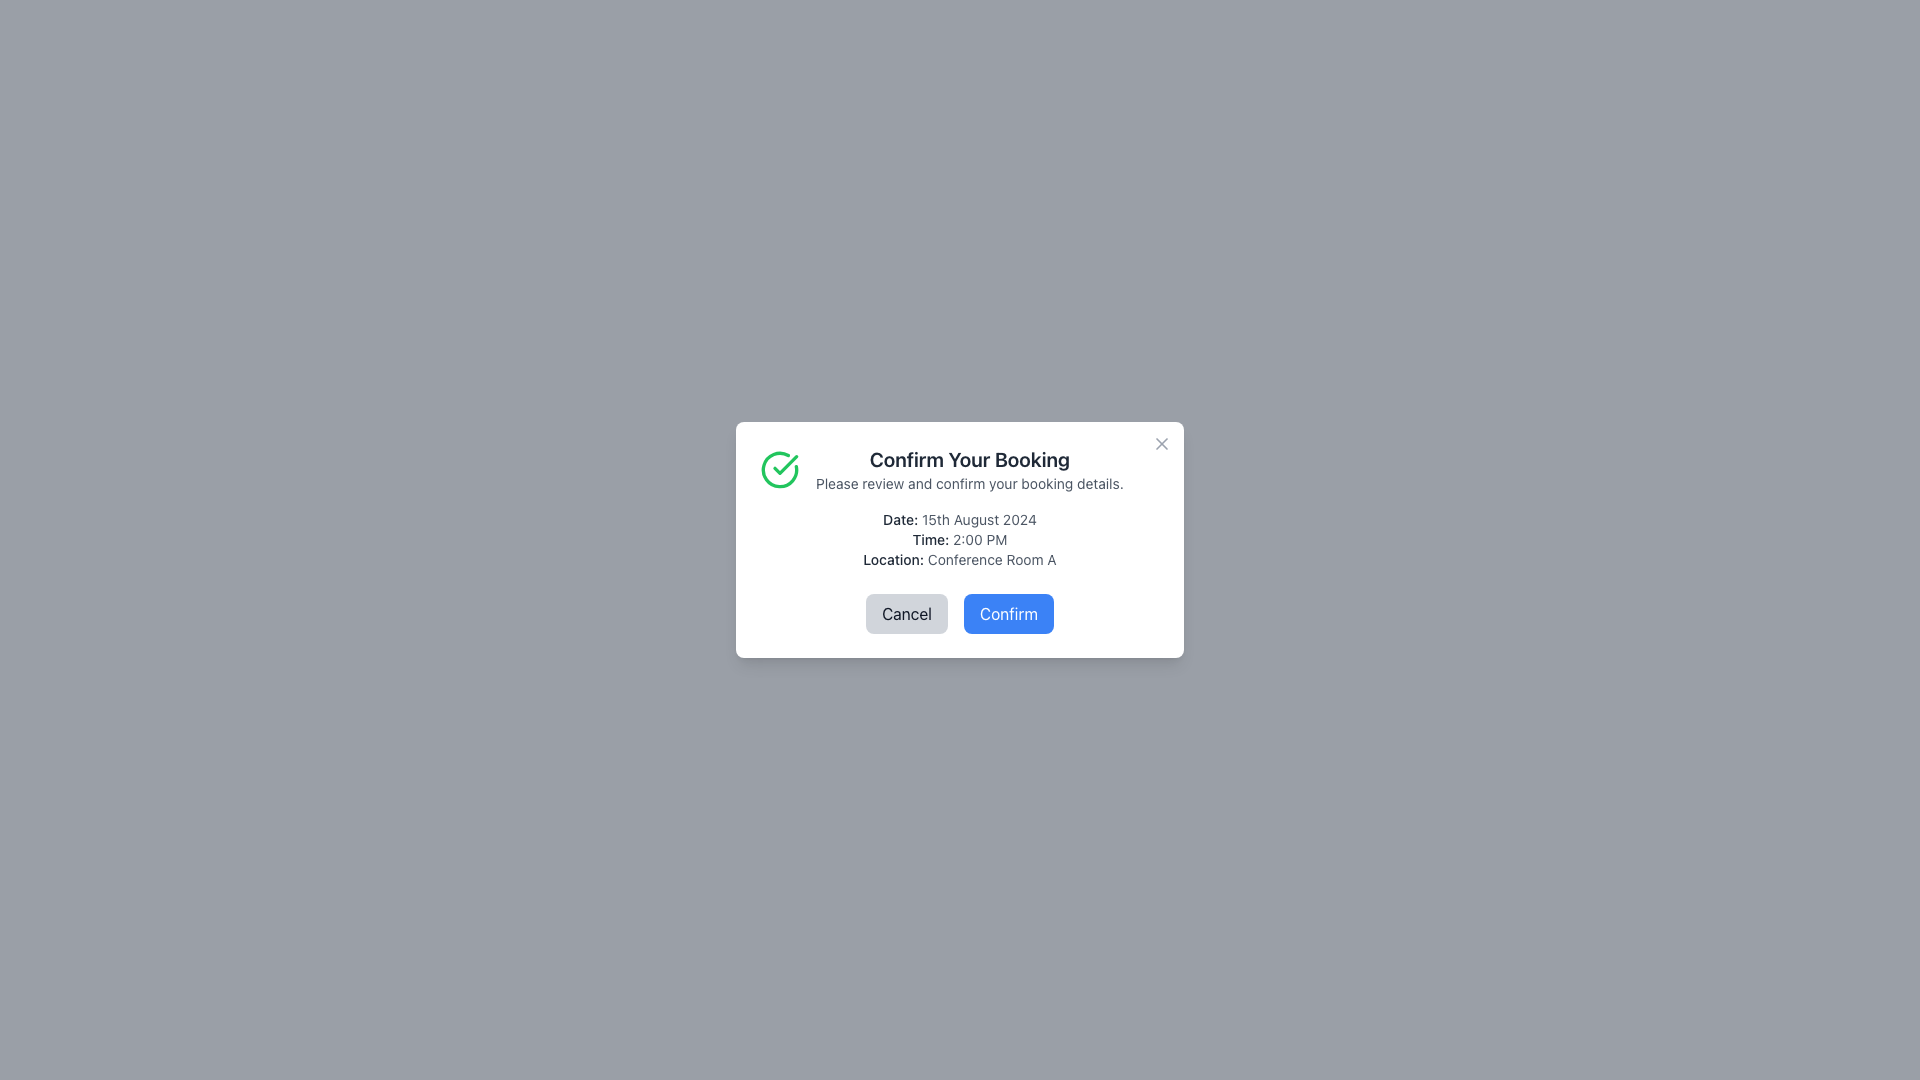 The height and width of the screenshot is (1080, 1920). What do you see at coordinates (1008, 612) in the screenshot?
I see `the confirmation button located in the lower-right corner of the modal dialog box to confirm the action` at bounding box center [1008, 612].